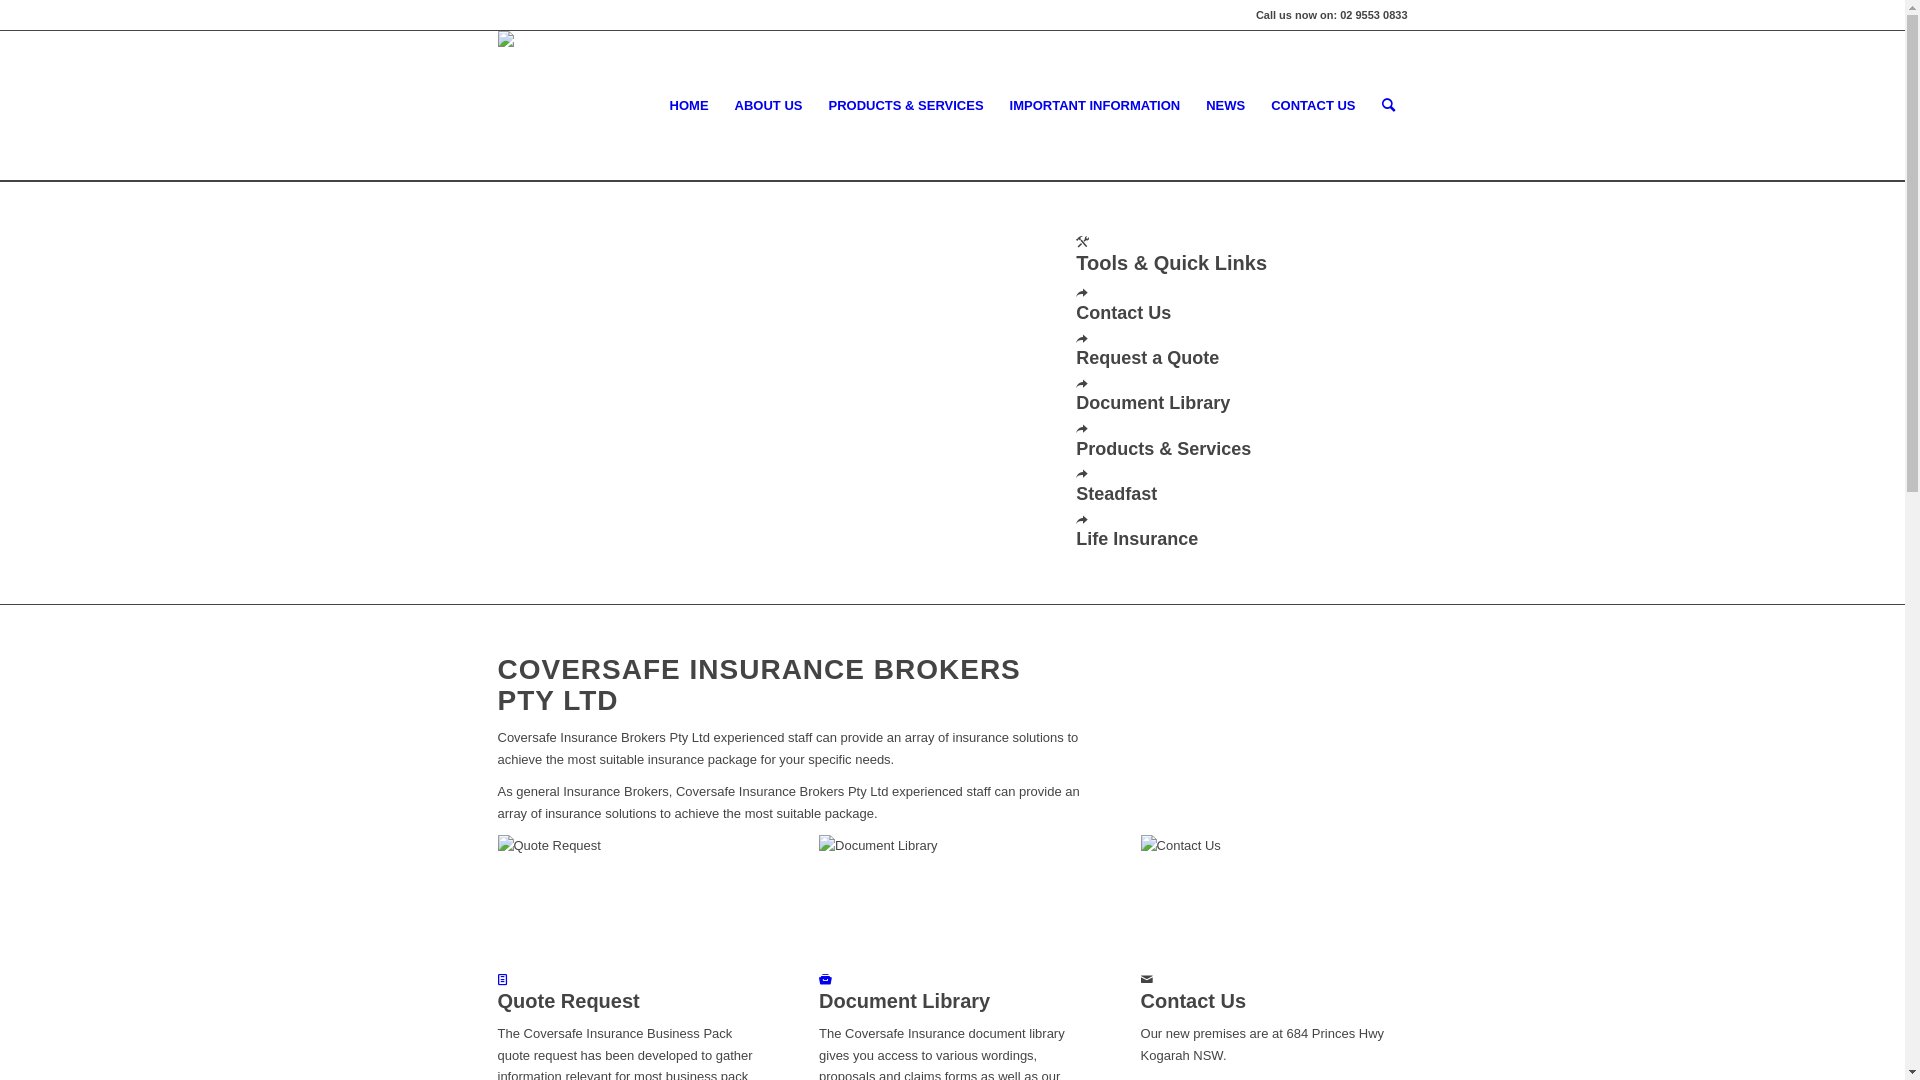 The width and height of the screenshot is (1920, 1080). I want to click on 'Life Insurance', so click(1137, 538).